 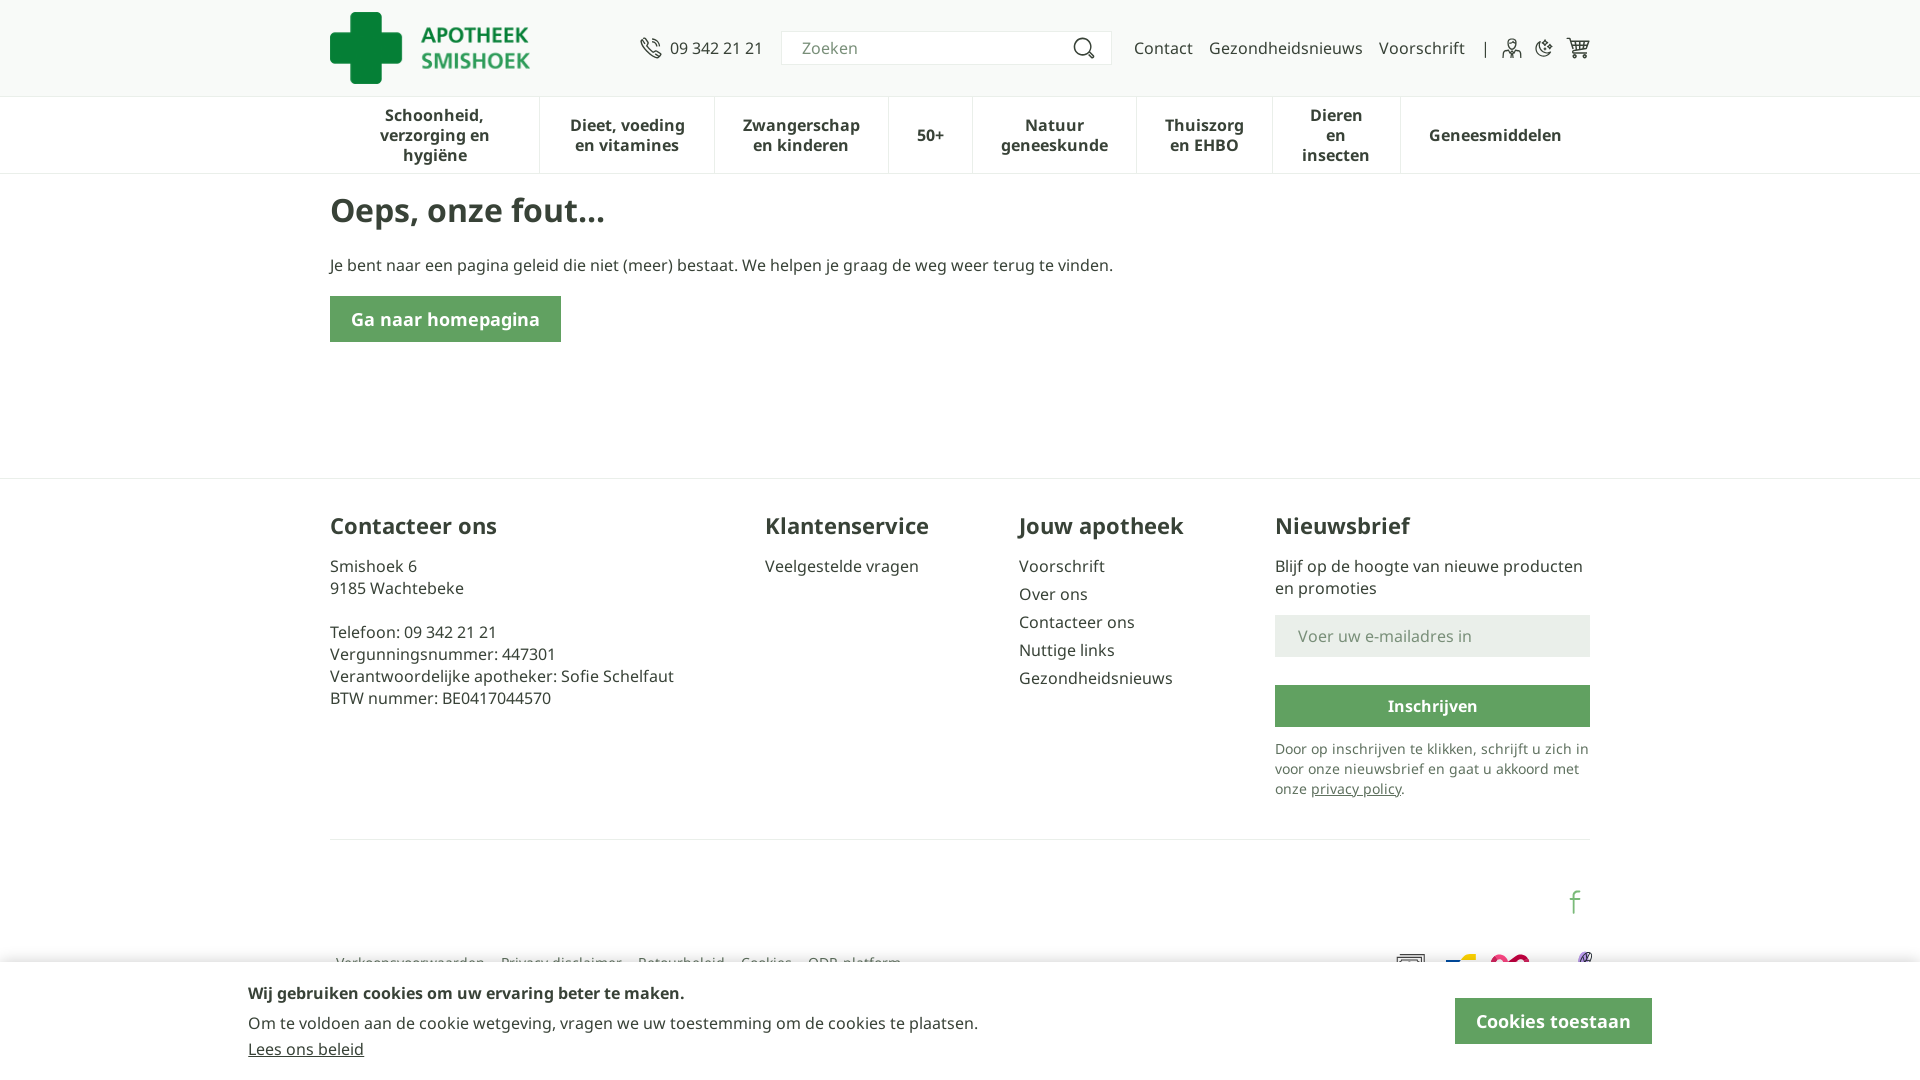 I want to click on 'Privacy disclaimer', so click(x=560, y=962).